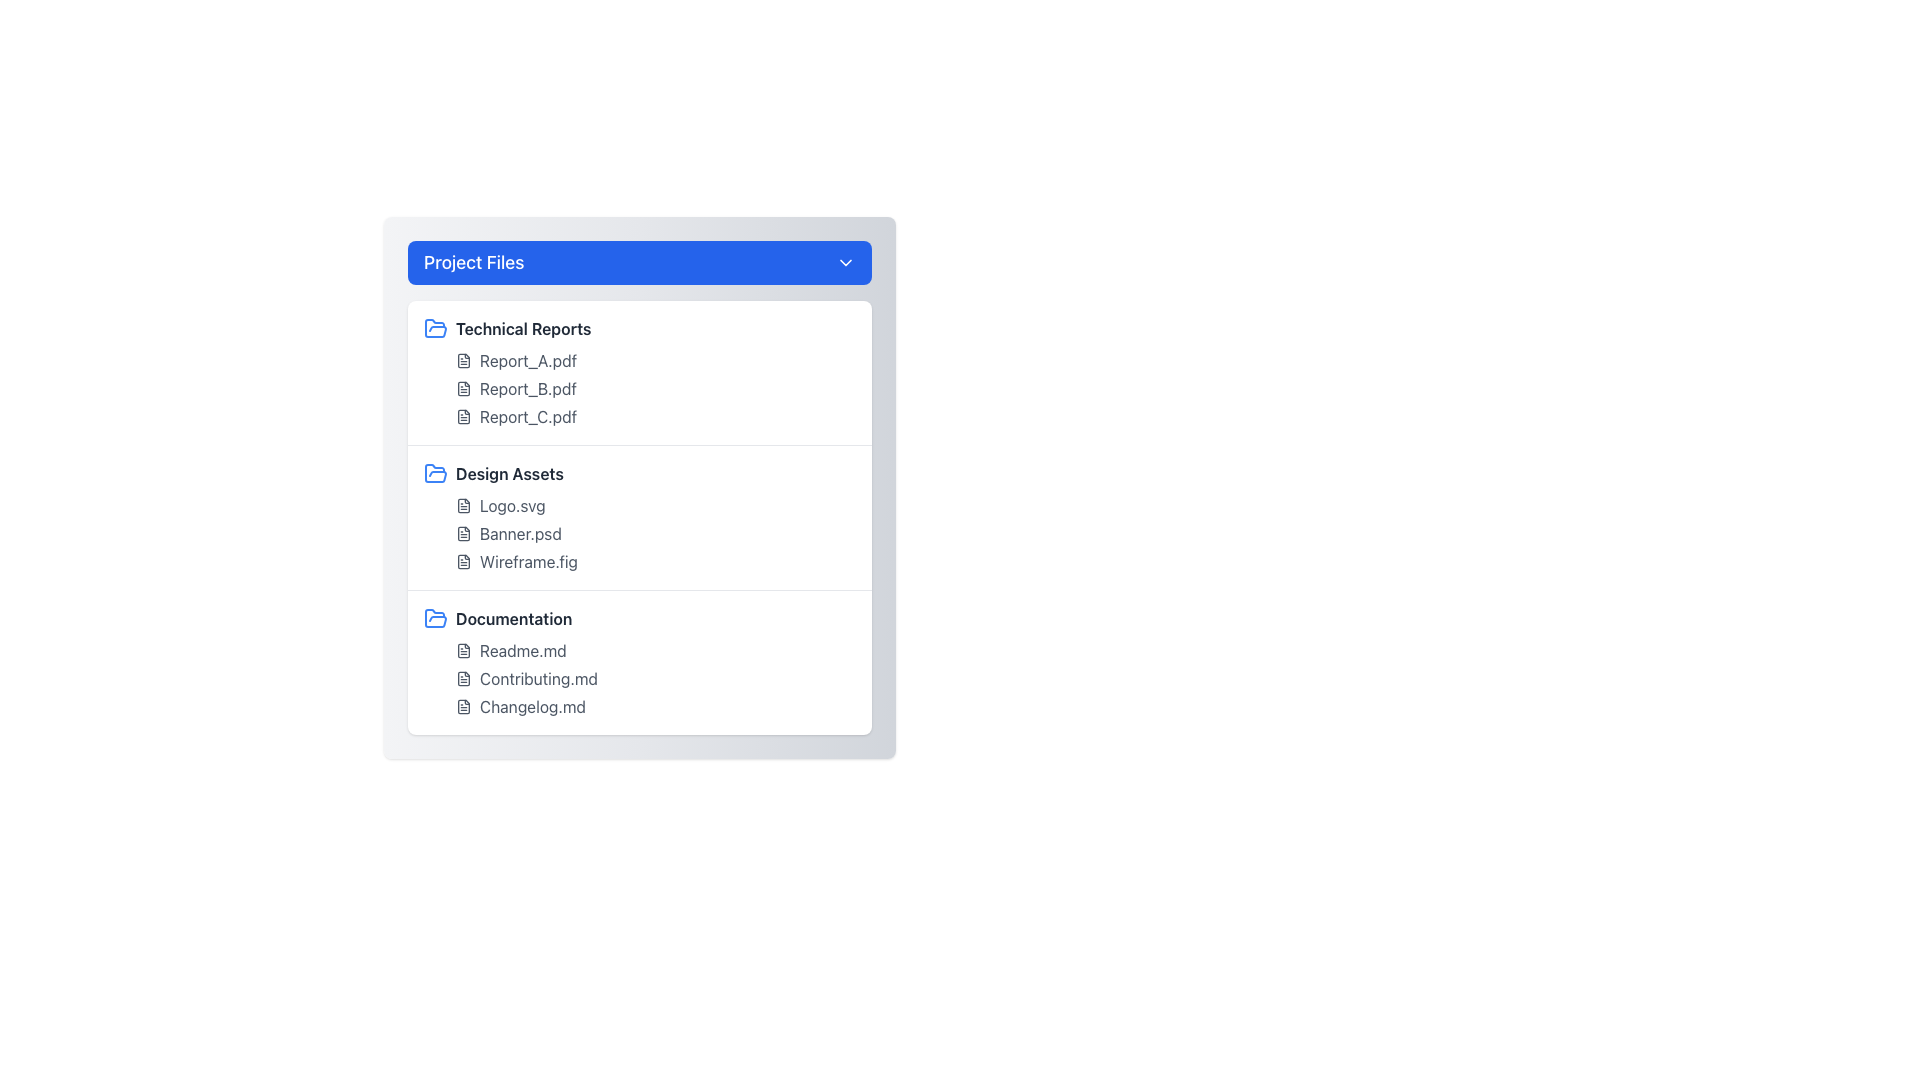 This screenshot has height=1080, width=1920. What do you see at coordinates (463, 651) in the screenshot?
I see `the small gray document icon with a folded corner next to the 'Readme.md' text label in the 'Documentation' section of the file list` at bounding box center [463, 651].